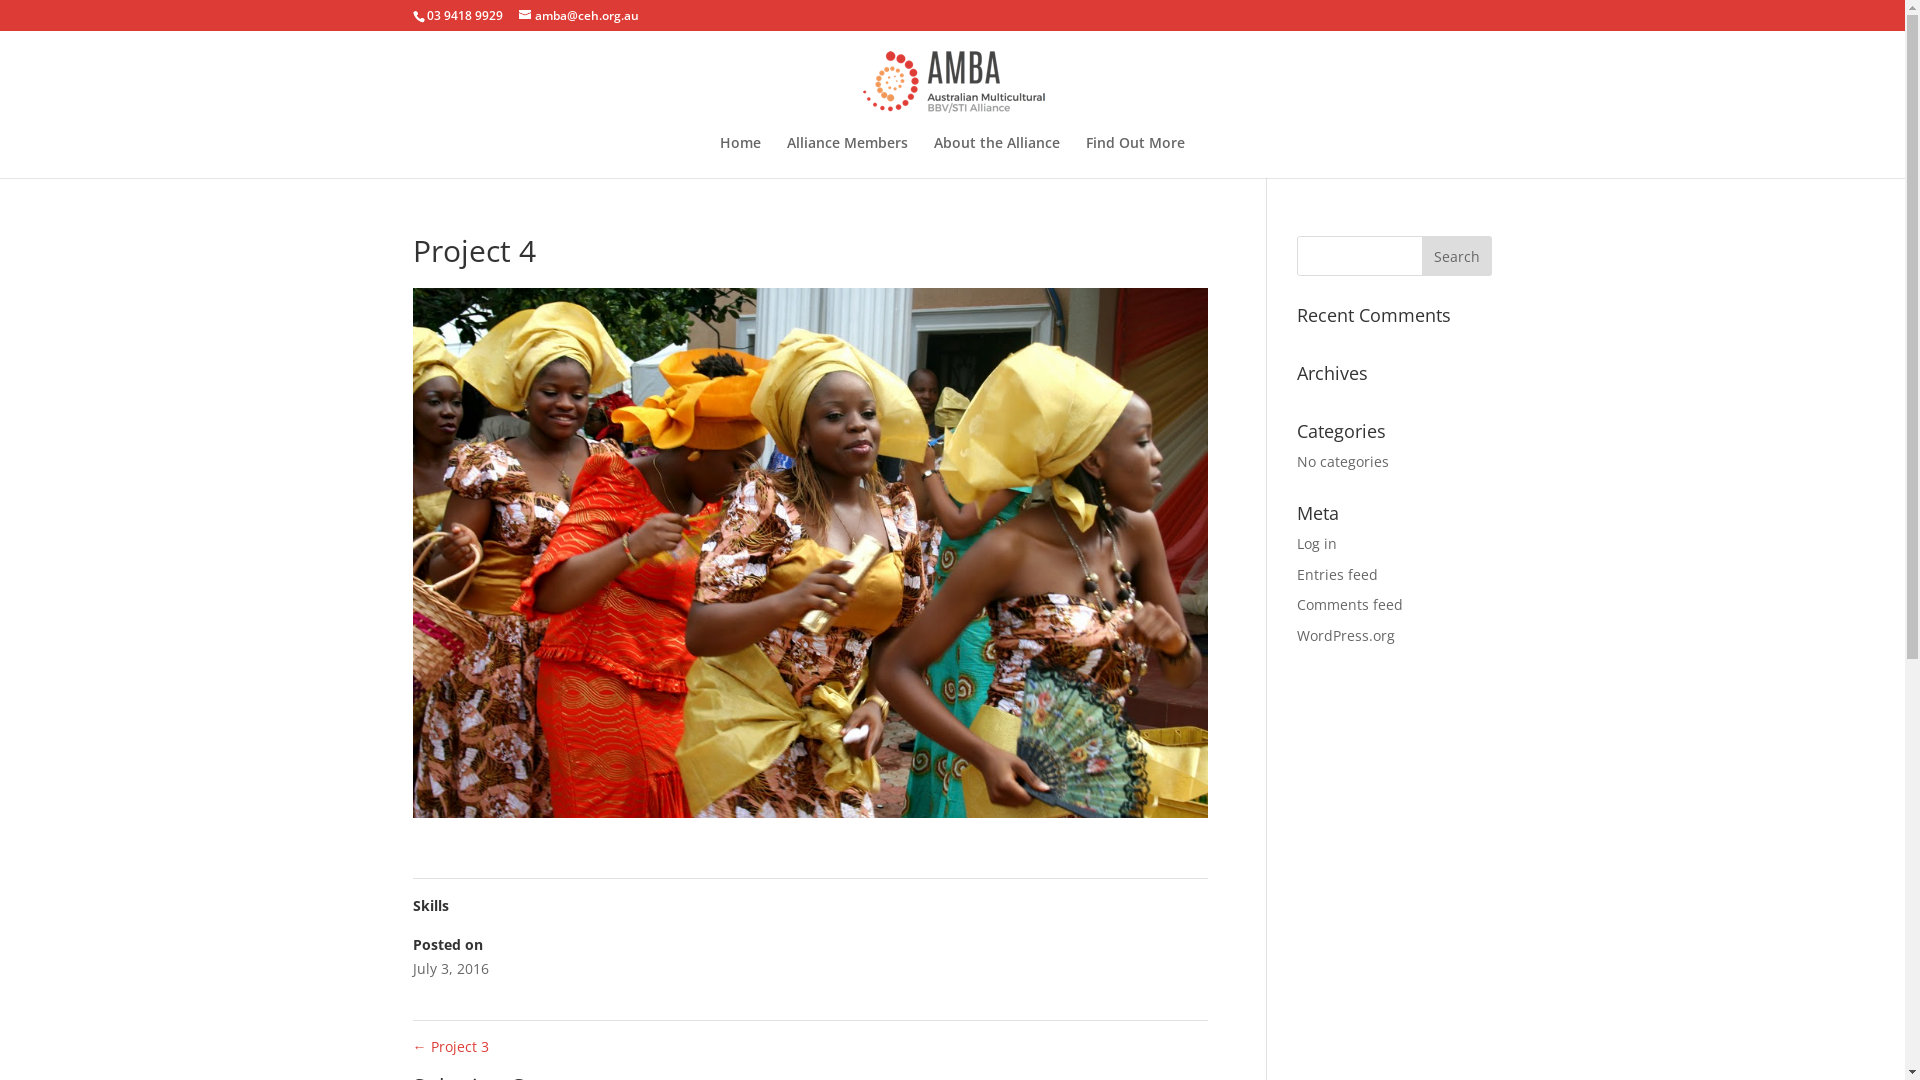 The width and height of the screenshot is (1920, 1080). I want to click on 'amba@ceh.org.au', so click(576, 15).